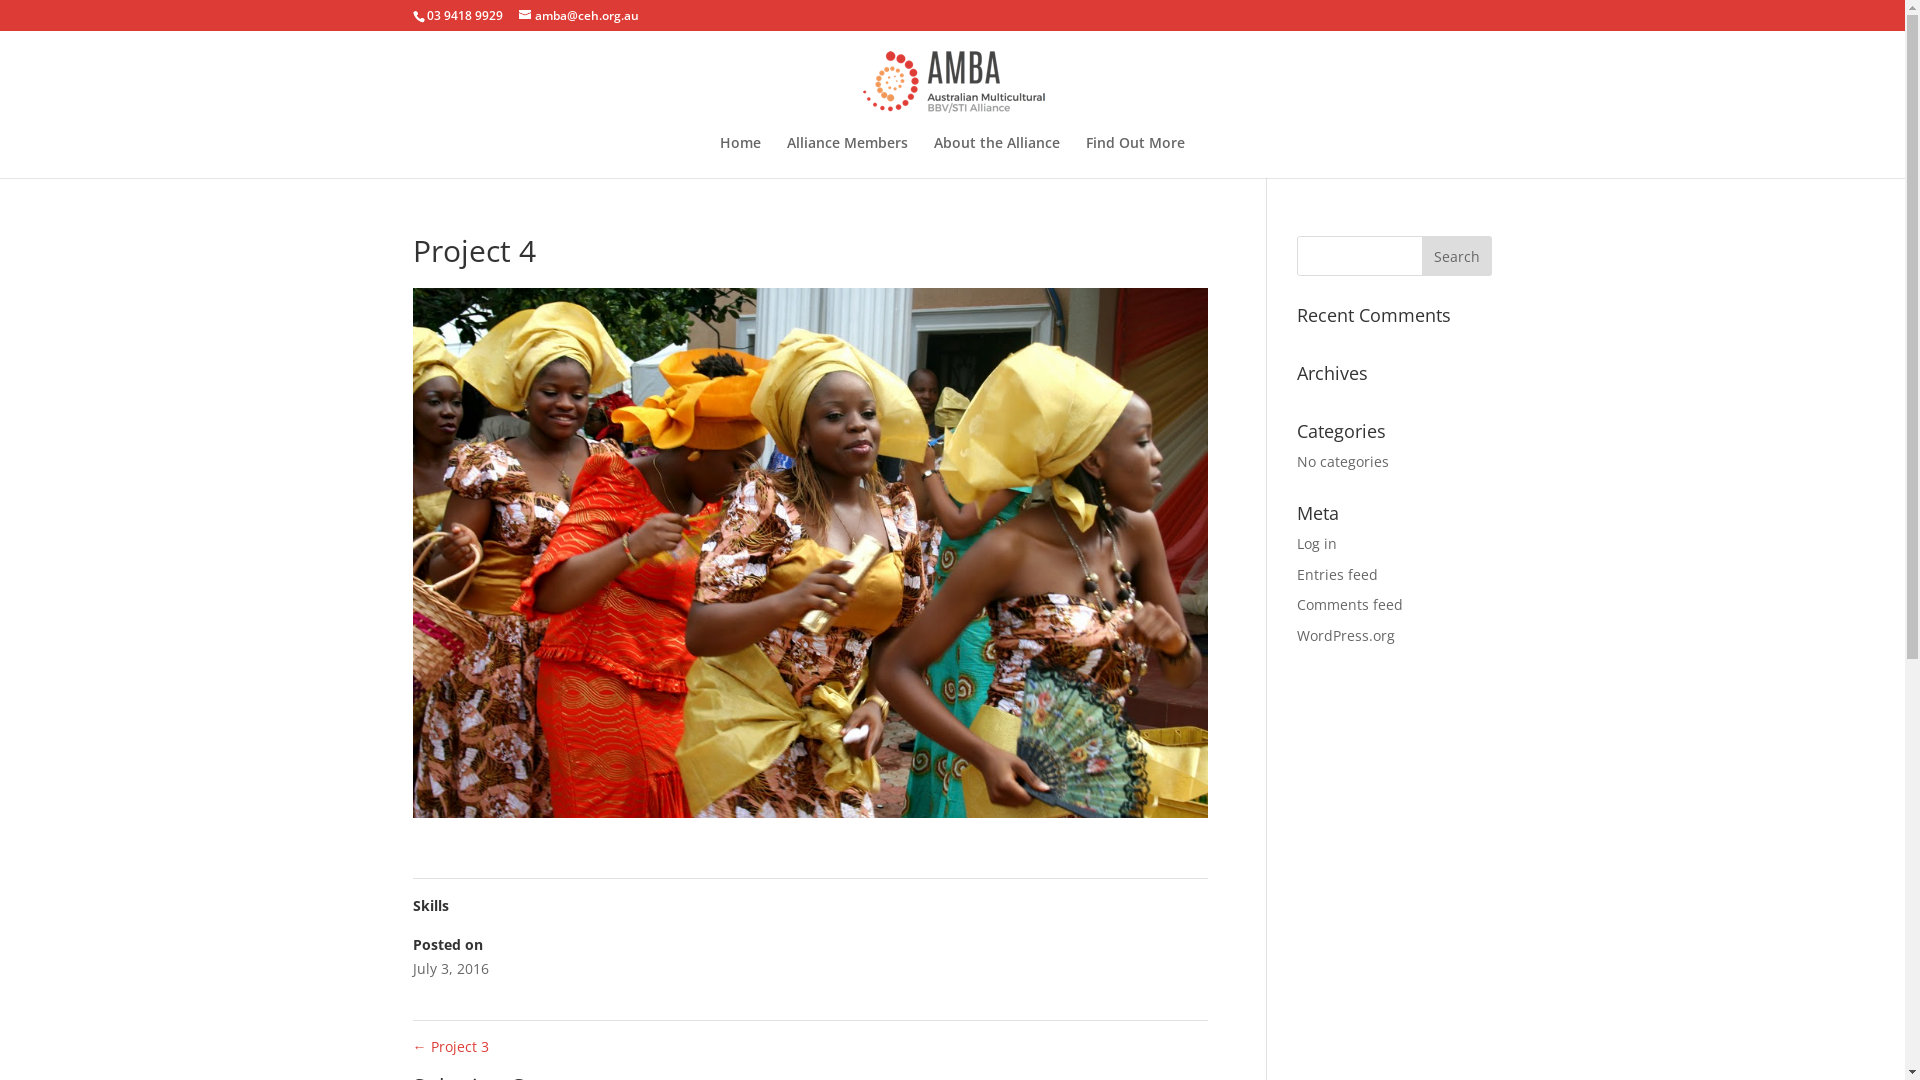 The width and height of the screenshot is (1920, 1080). I want to click on 'amba@ceh.org.au', so click(576, 15).